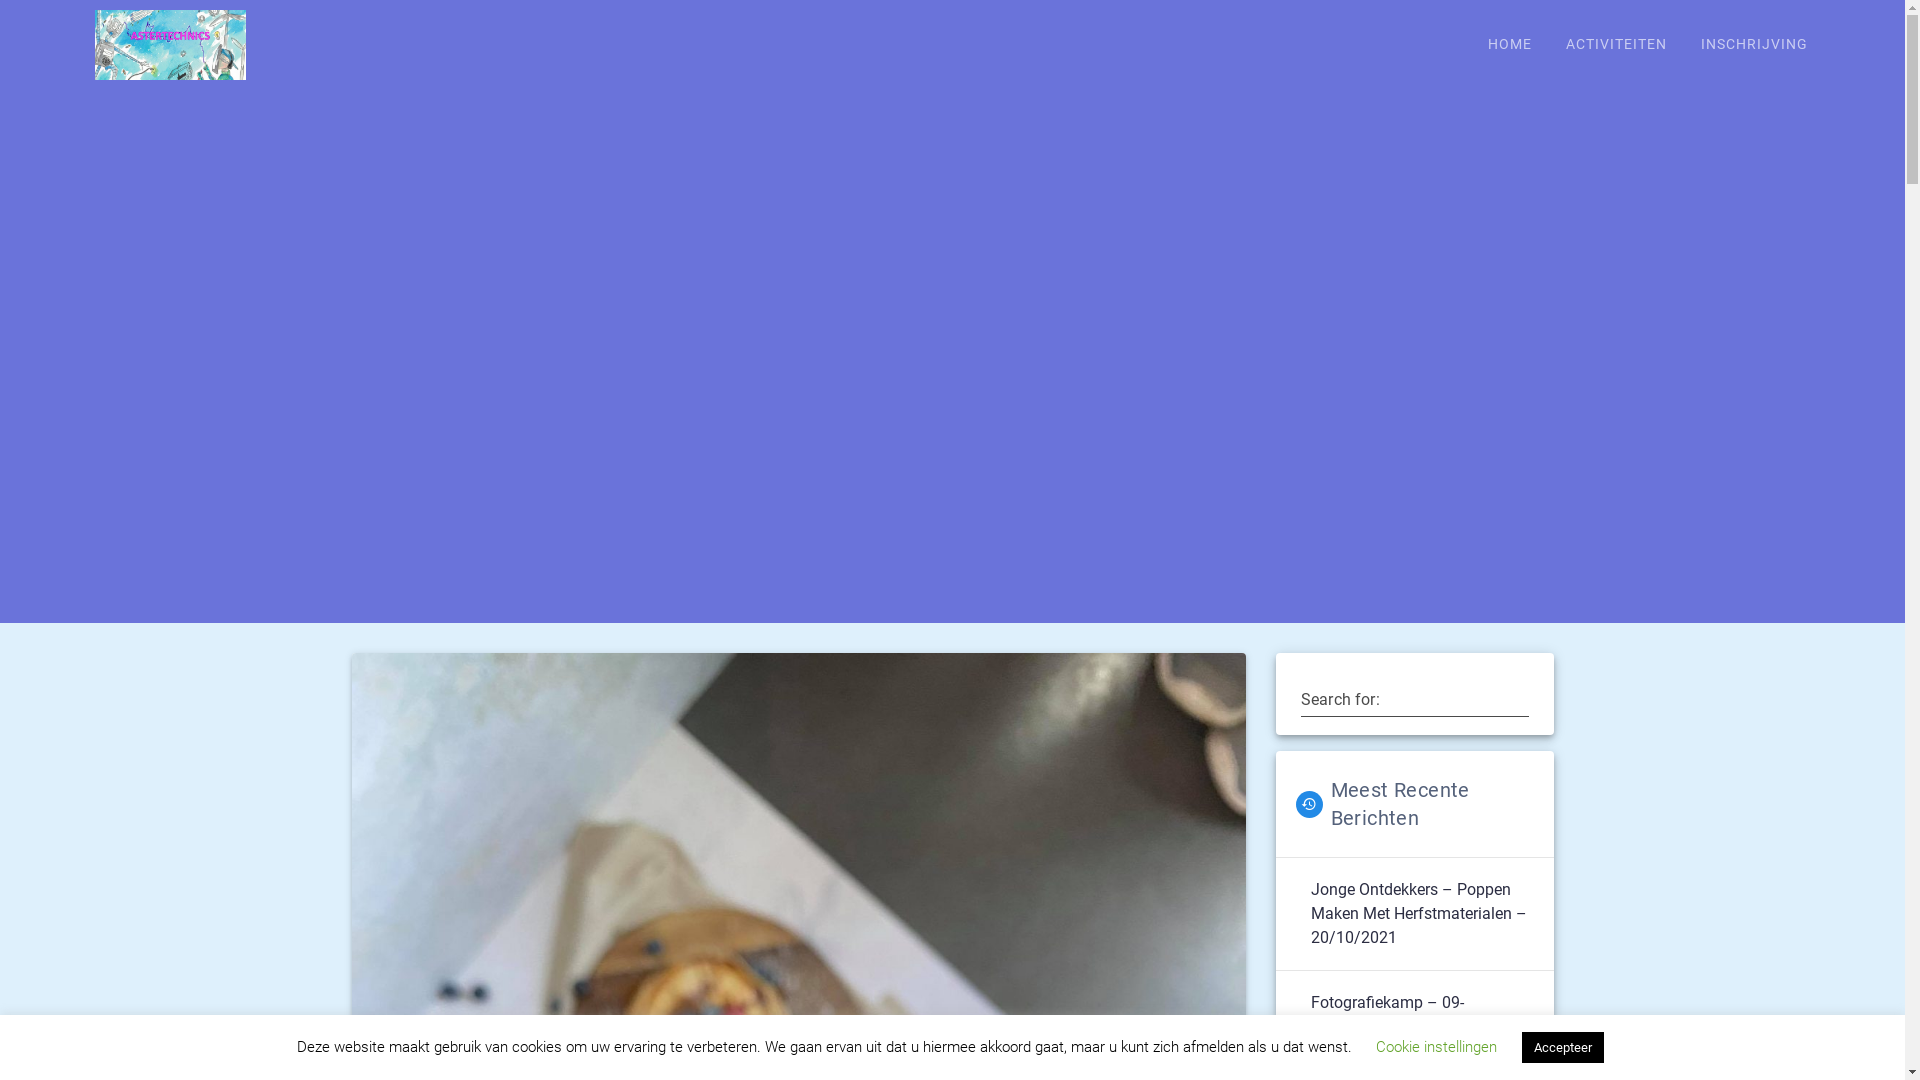 The height and width of the screenshot is (1080, 1920). What do you see at coordinates (1562, 1046) in the screenshot?
I see `'Accepteer'` at bounding box center [1562, 1046].